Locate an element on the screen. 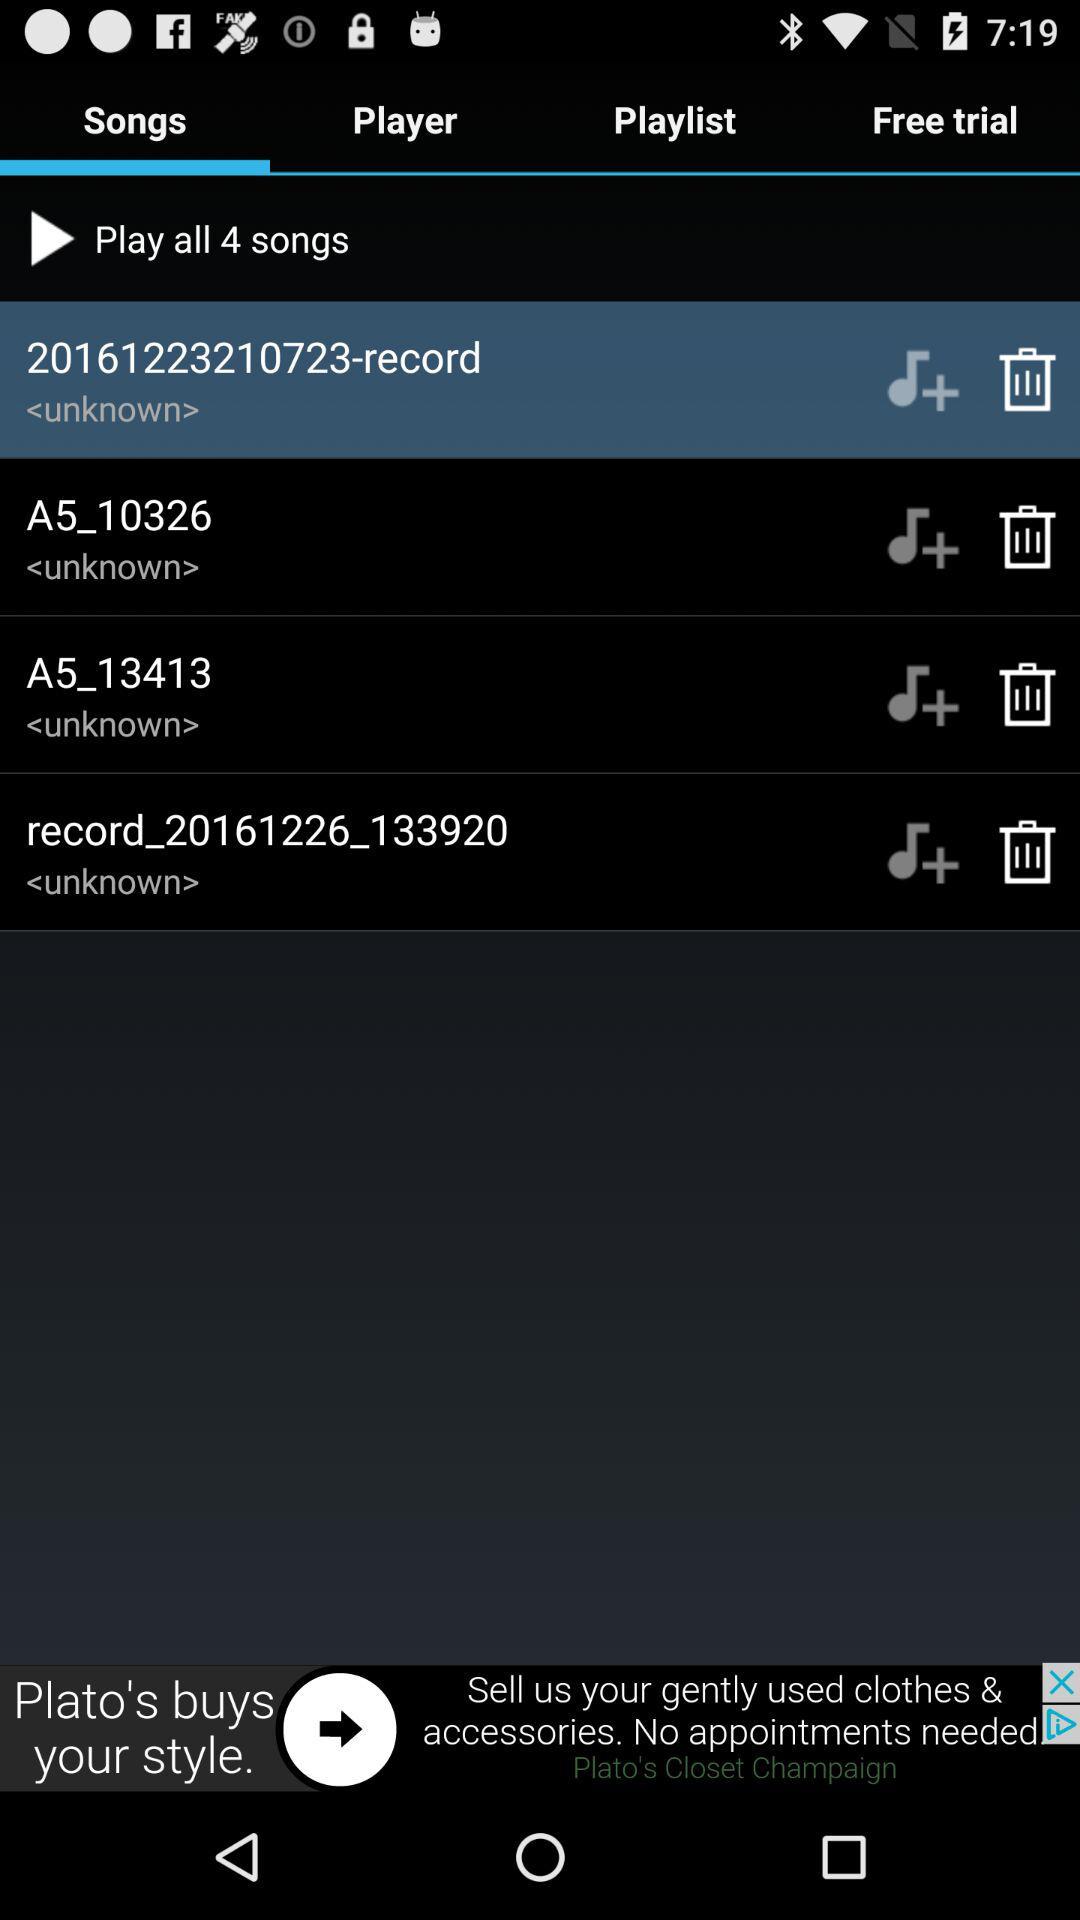  a5_10326 trash icon is located at coordinates (1017, 537).